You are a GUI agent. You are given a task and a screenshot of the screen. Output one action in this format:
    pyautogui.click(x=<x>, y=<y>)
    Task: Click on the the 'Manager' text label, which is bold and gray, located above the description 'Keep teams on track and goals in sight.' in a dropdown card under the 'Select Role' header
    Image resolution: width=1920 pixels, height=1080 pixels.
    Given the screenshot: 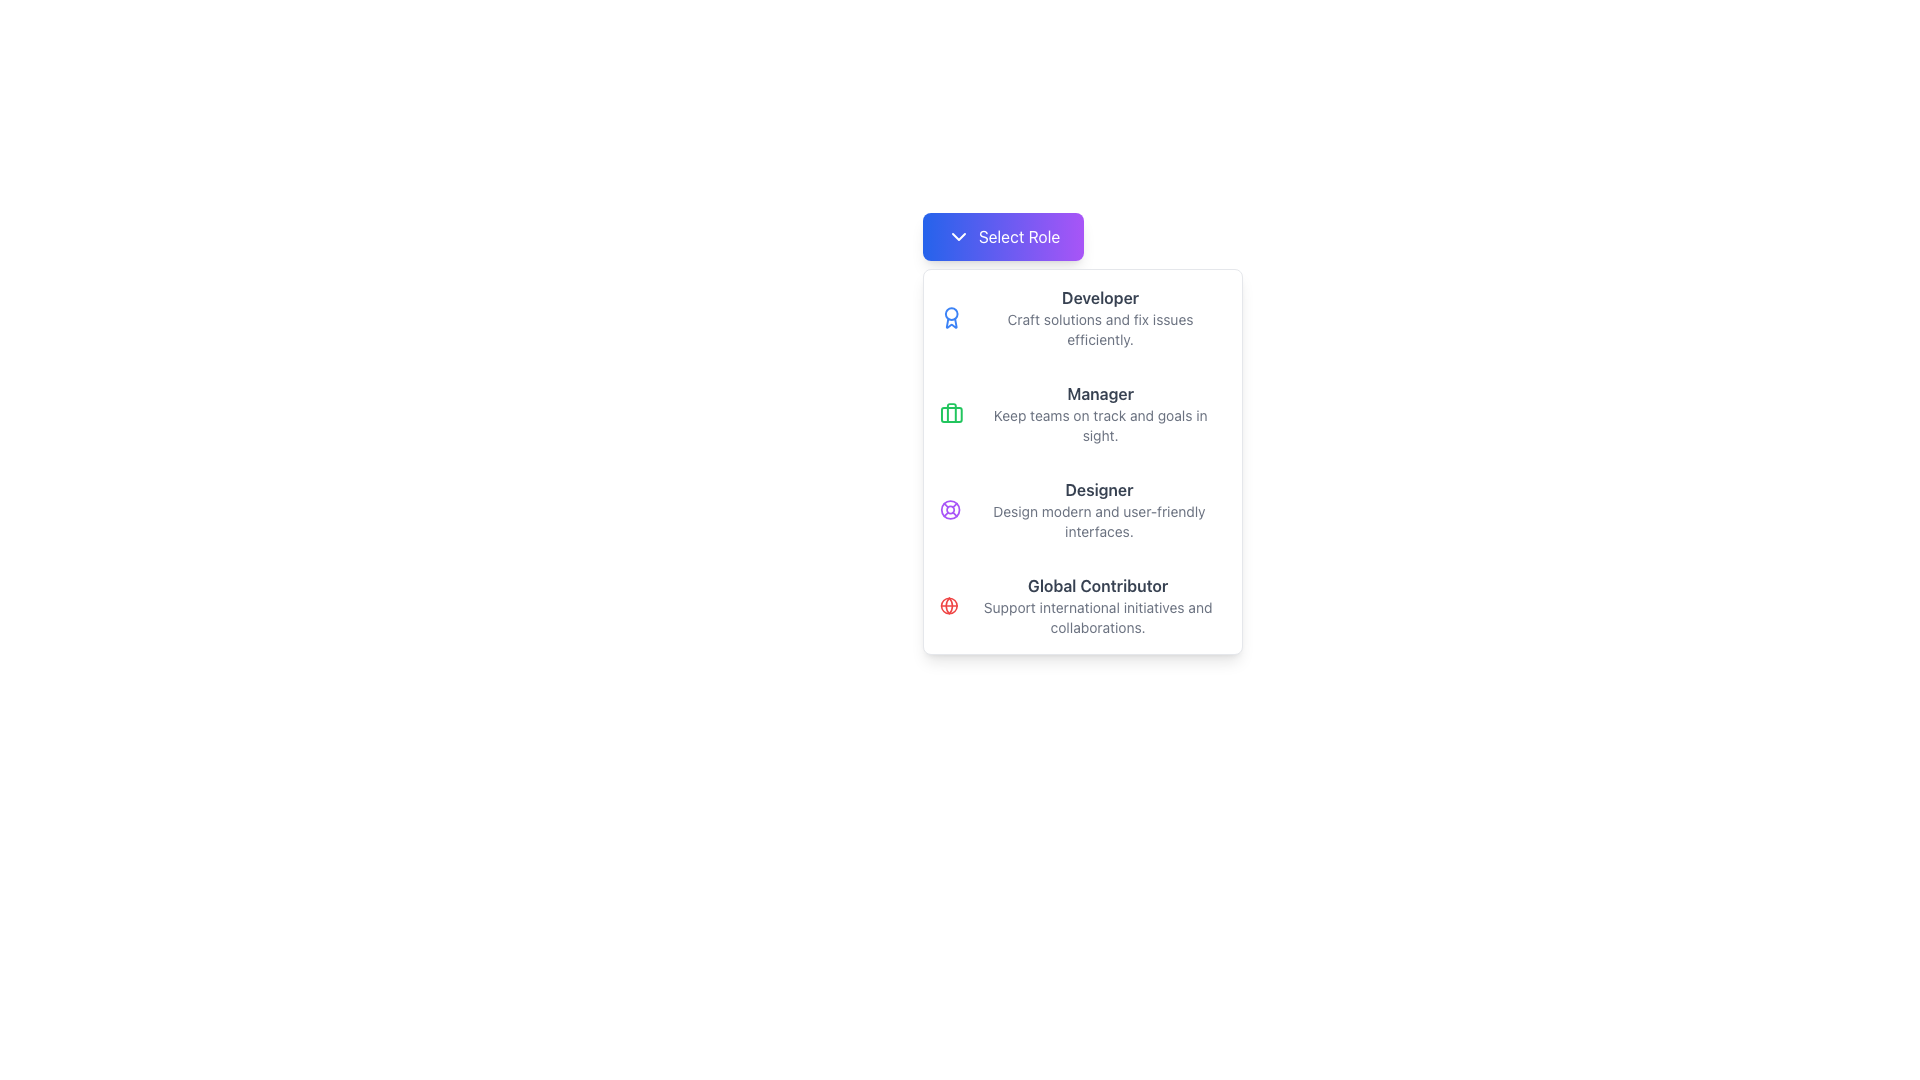 What is the action you would take?
    pyautogui.click(x=1099, y=412)
    